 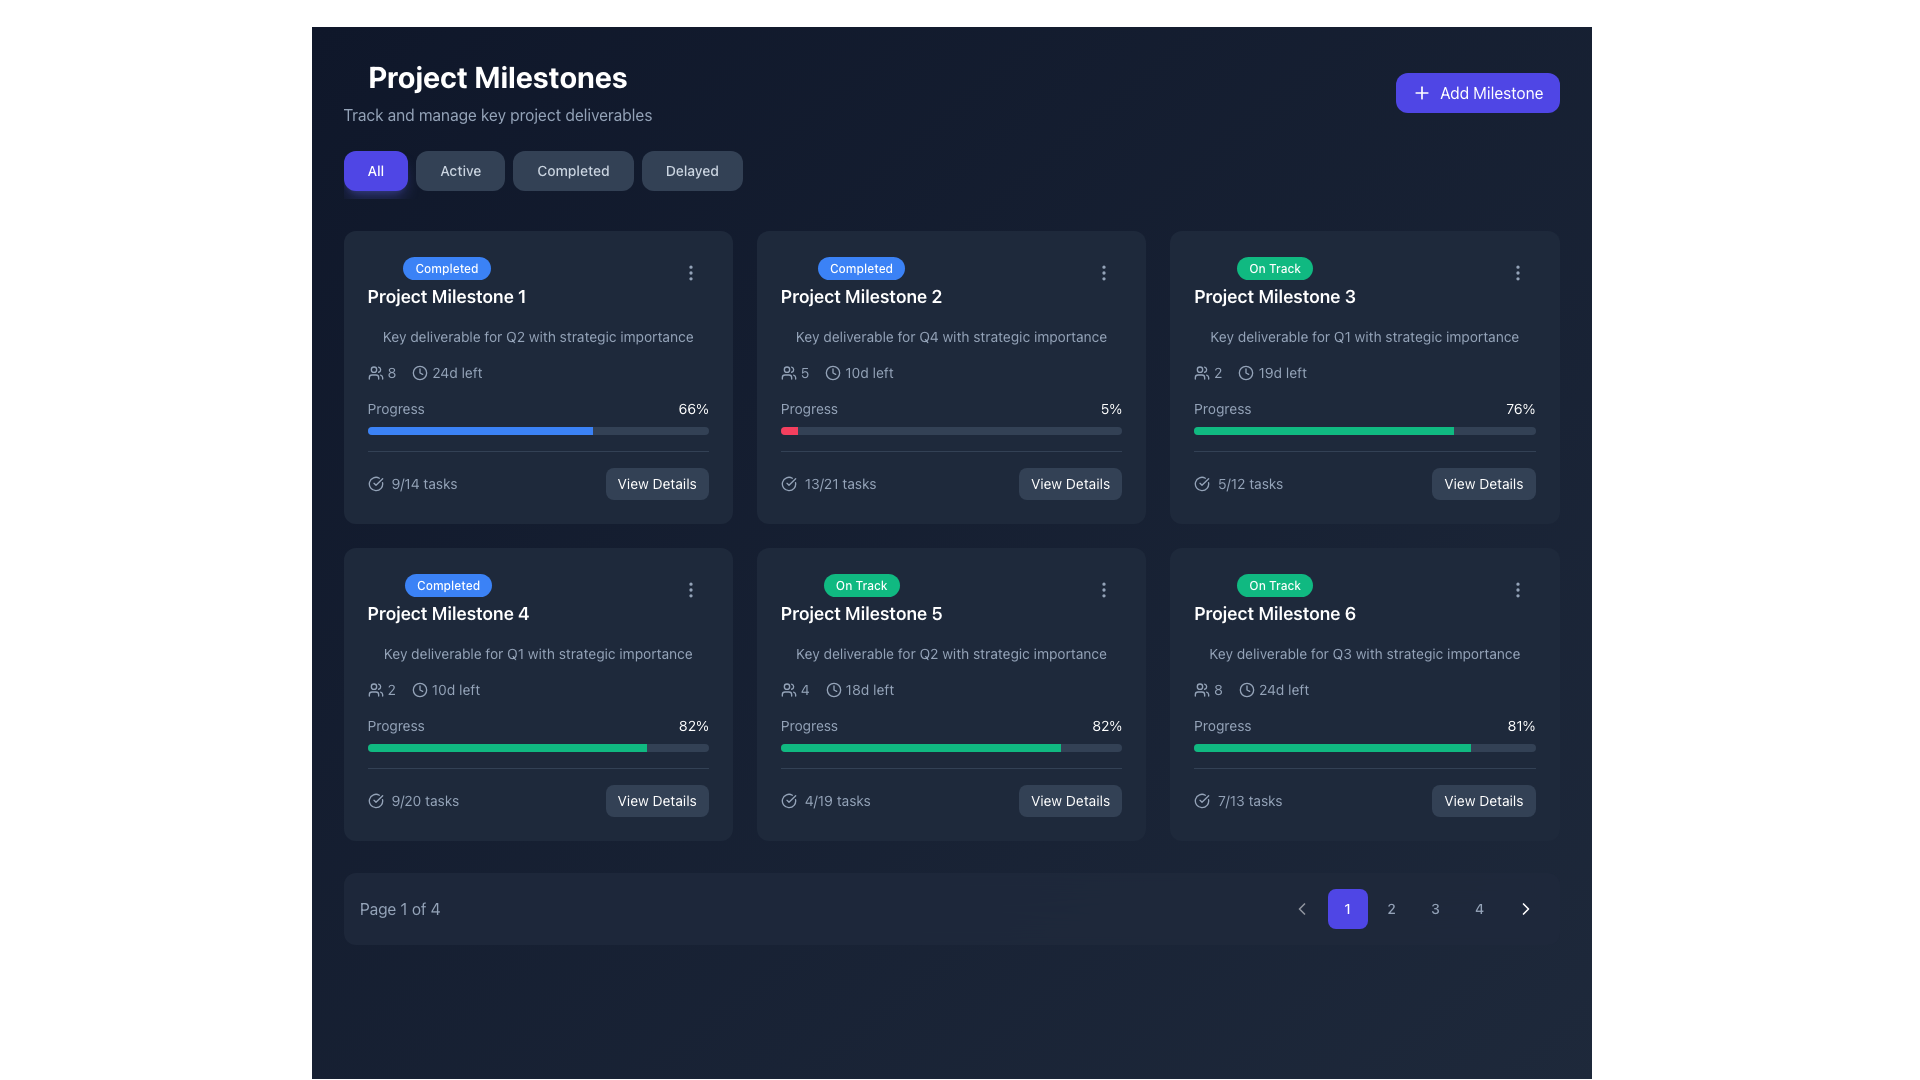 I want to click on the progress indicator (progress bar) that shows 76% completion, located in the bottom half of the 'Project Milestone 3' card, so click(x=1363, y=430).